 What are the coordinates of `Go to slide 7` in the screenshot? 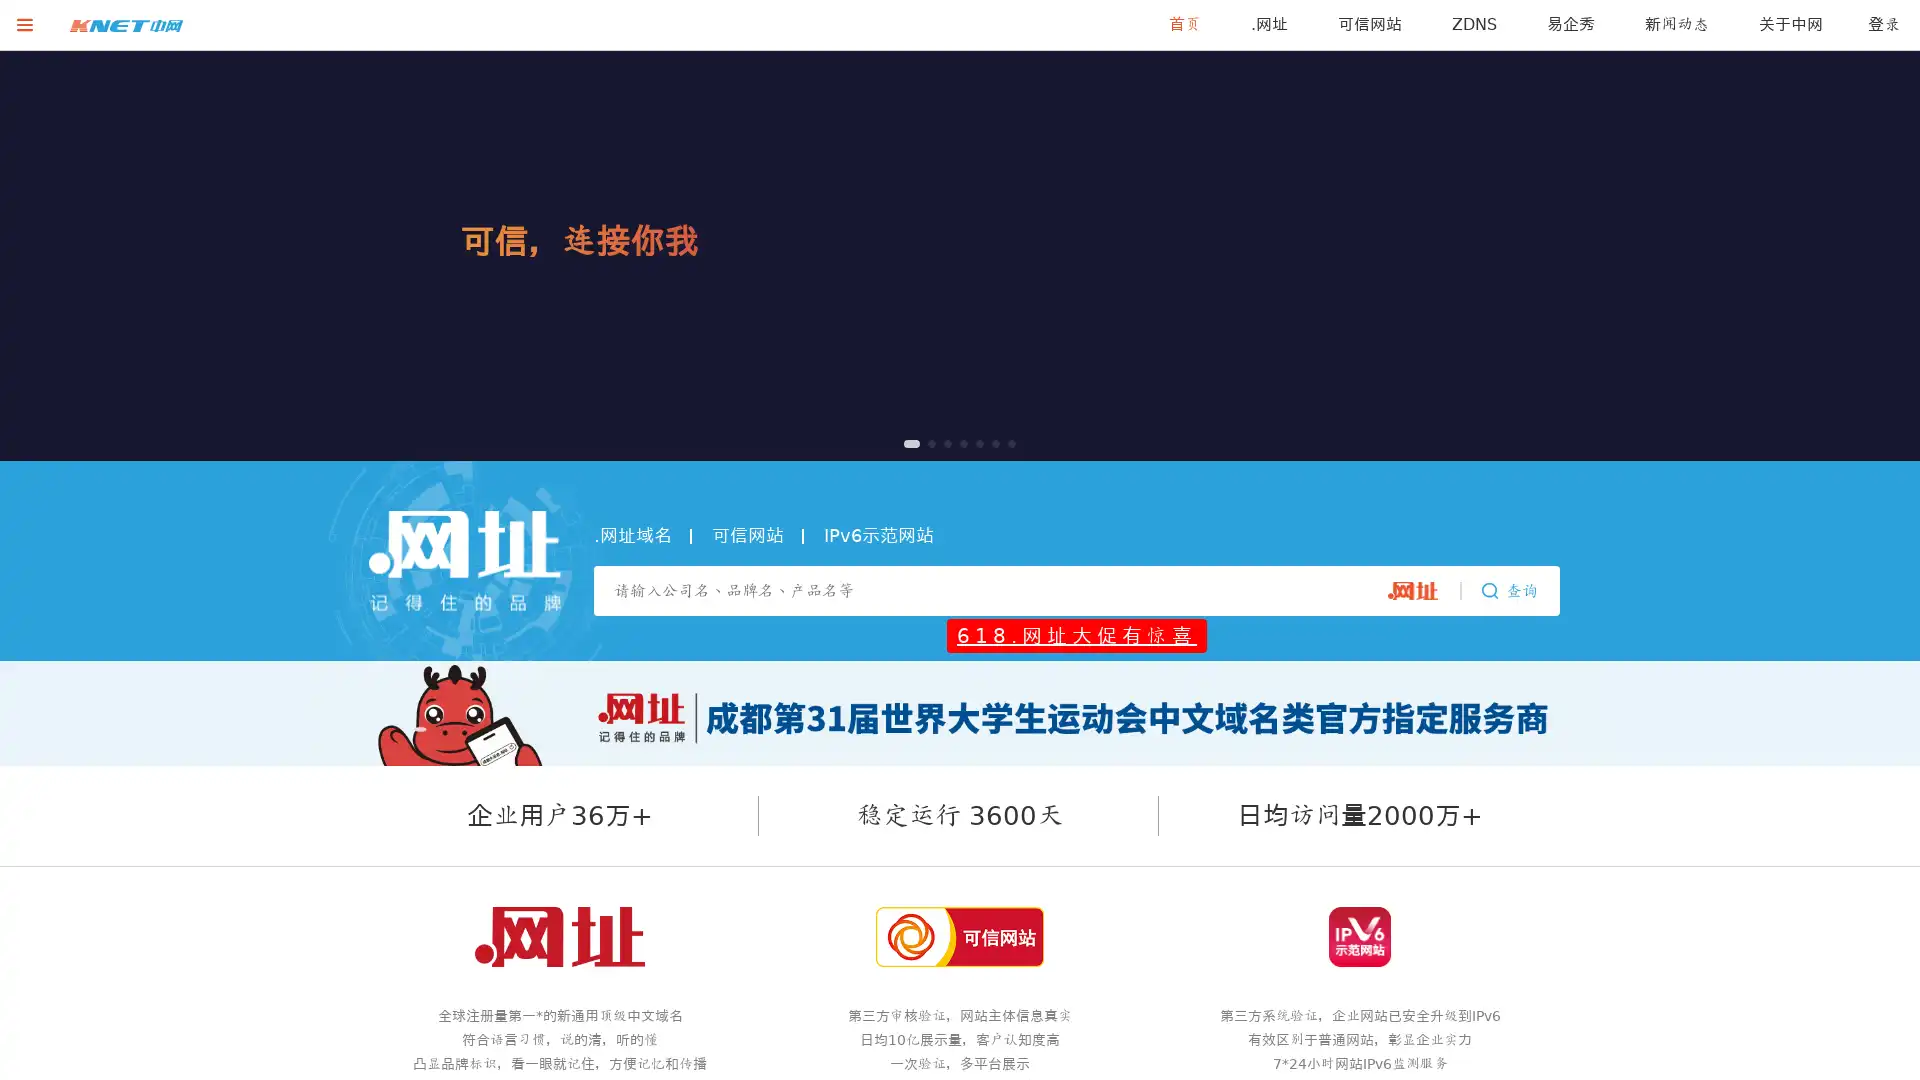 It's located at (1008, 442).